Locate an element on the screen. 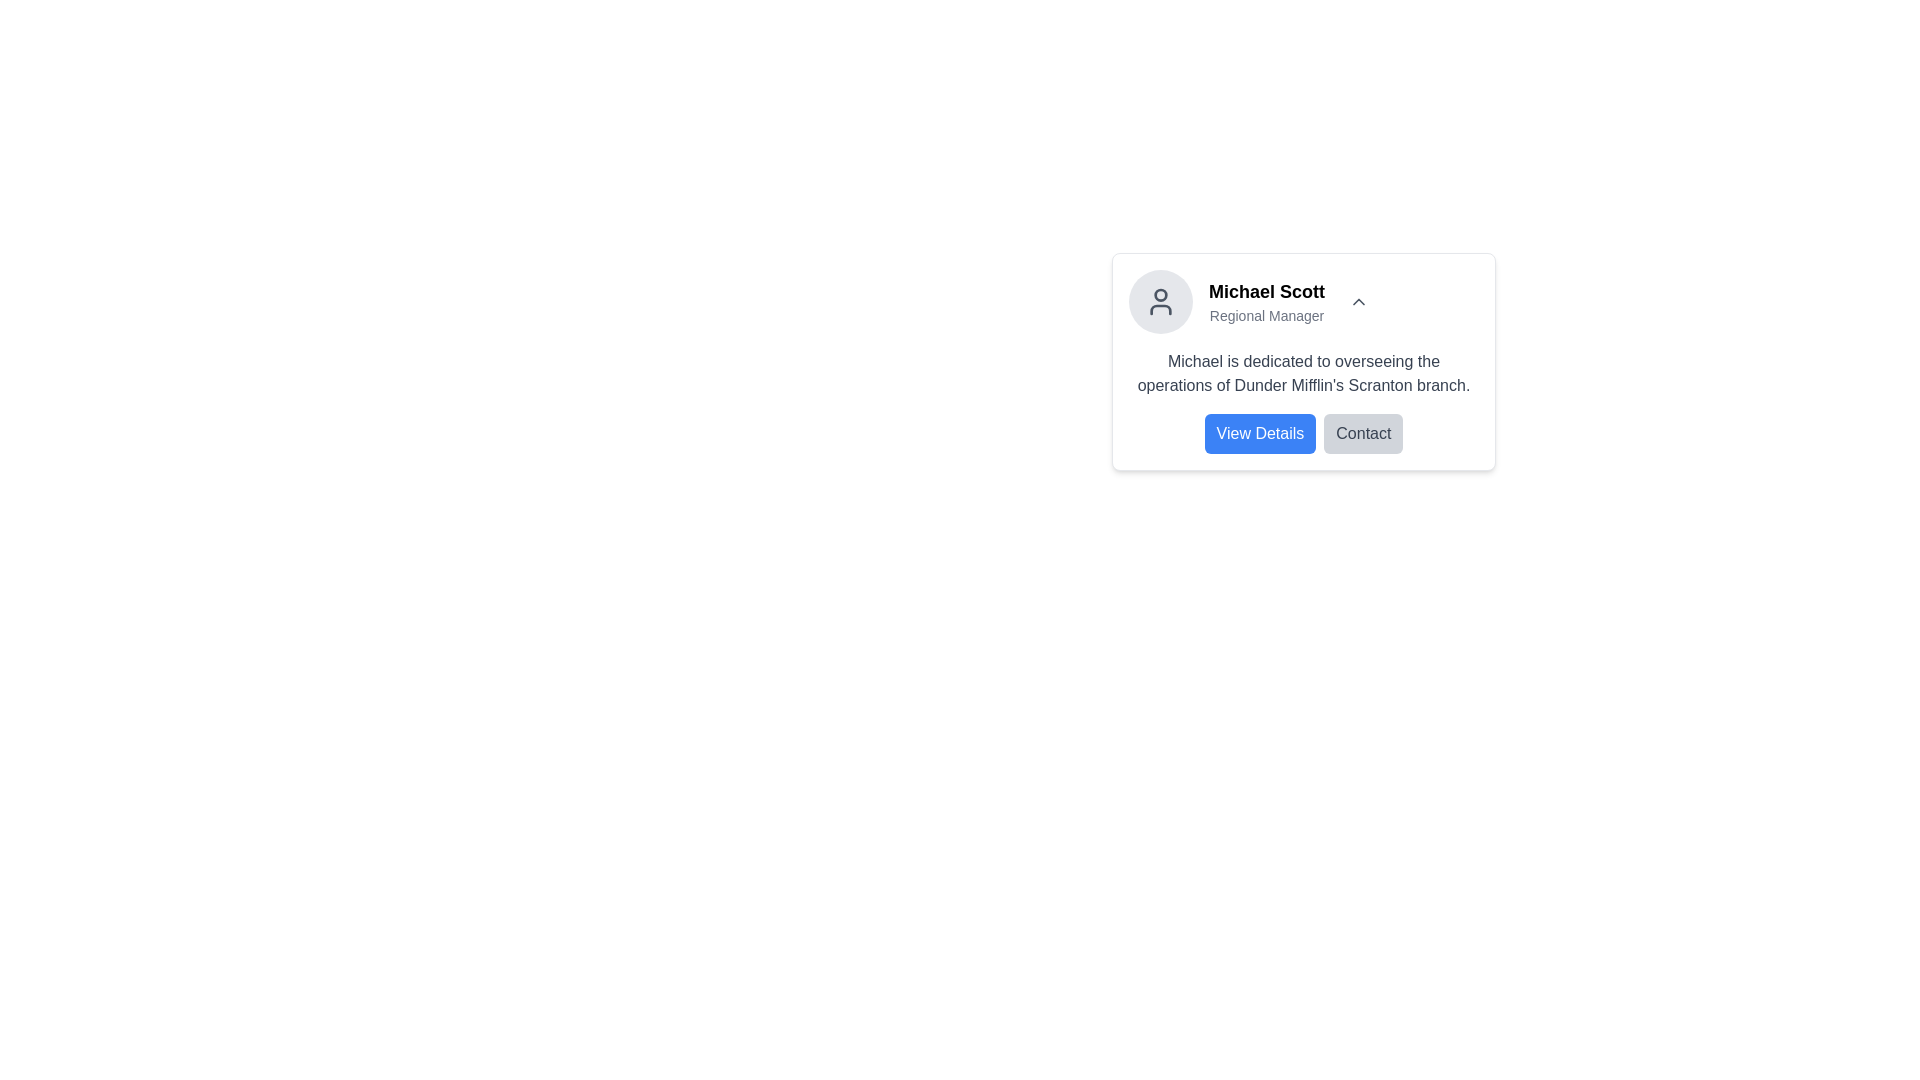  text element displaying 'Regional Manager', which is styled in a smaller font size and lighter gray color, located below the text 'Michael Scott' is located at coordinates (1266, 315).